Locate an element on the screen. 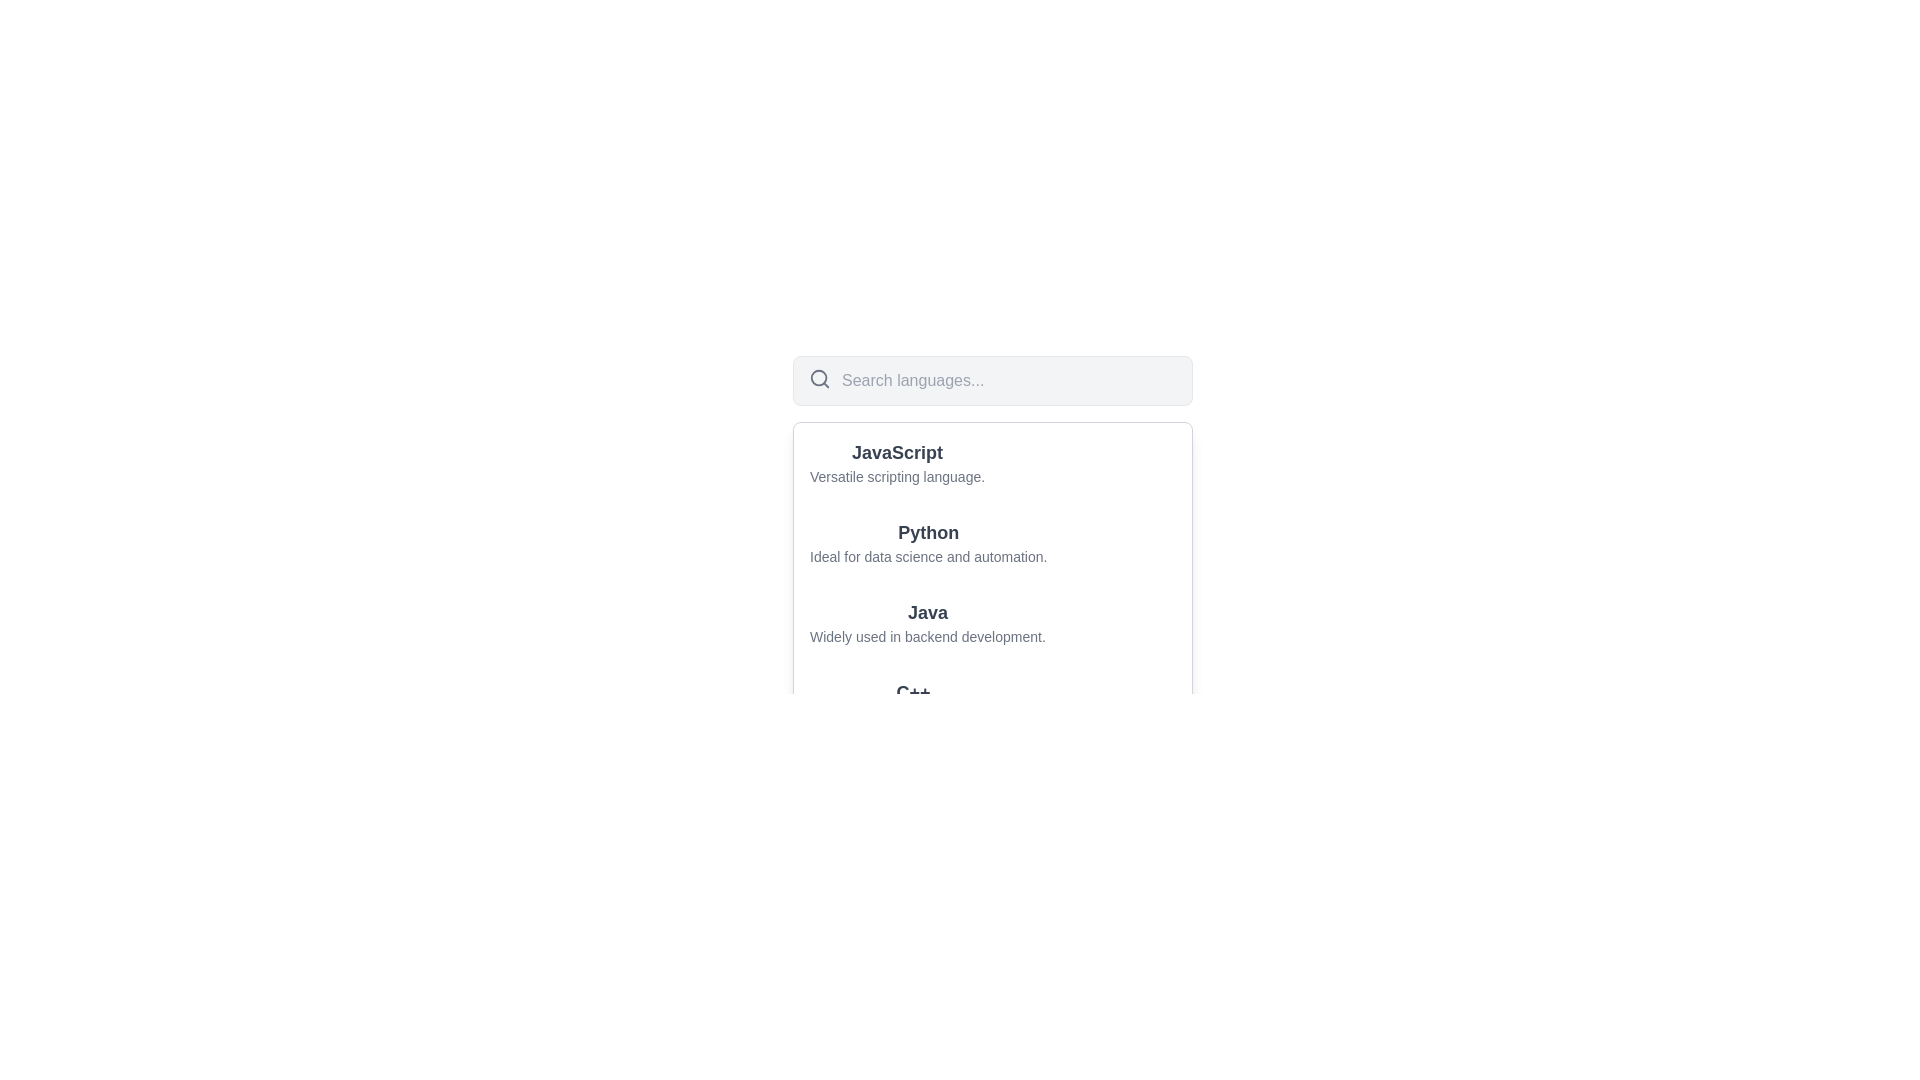 Image resolution: width=1920 pixels, height=1080 pixels. the text label indicating the programming language, which is positioned between the 'JavaScript' and 'Java' labels in the description block is located at coordinates (927, 531).